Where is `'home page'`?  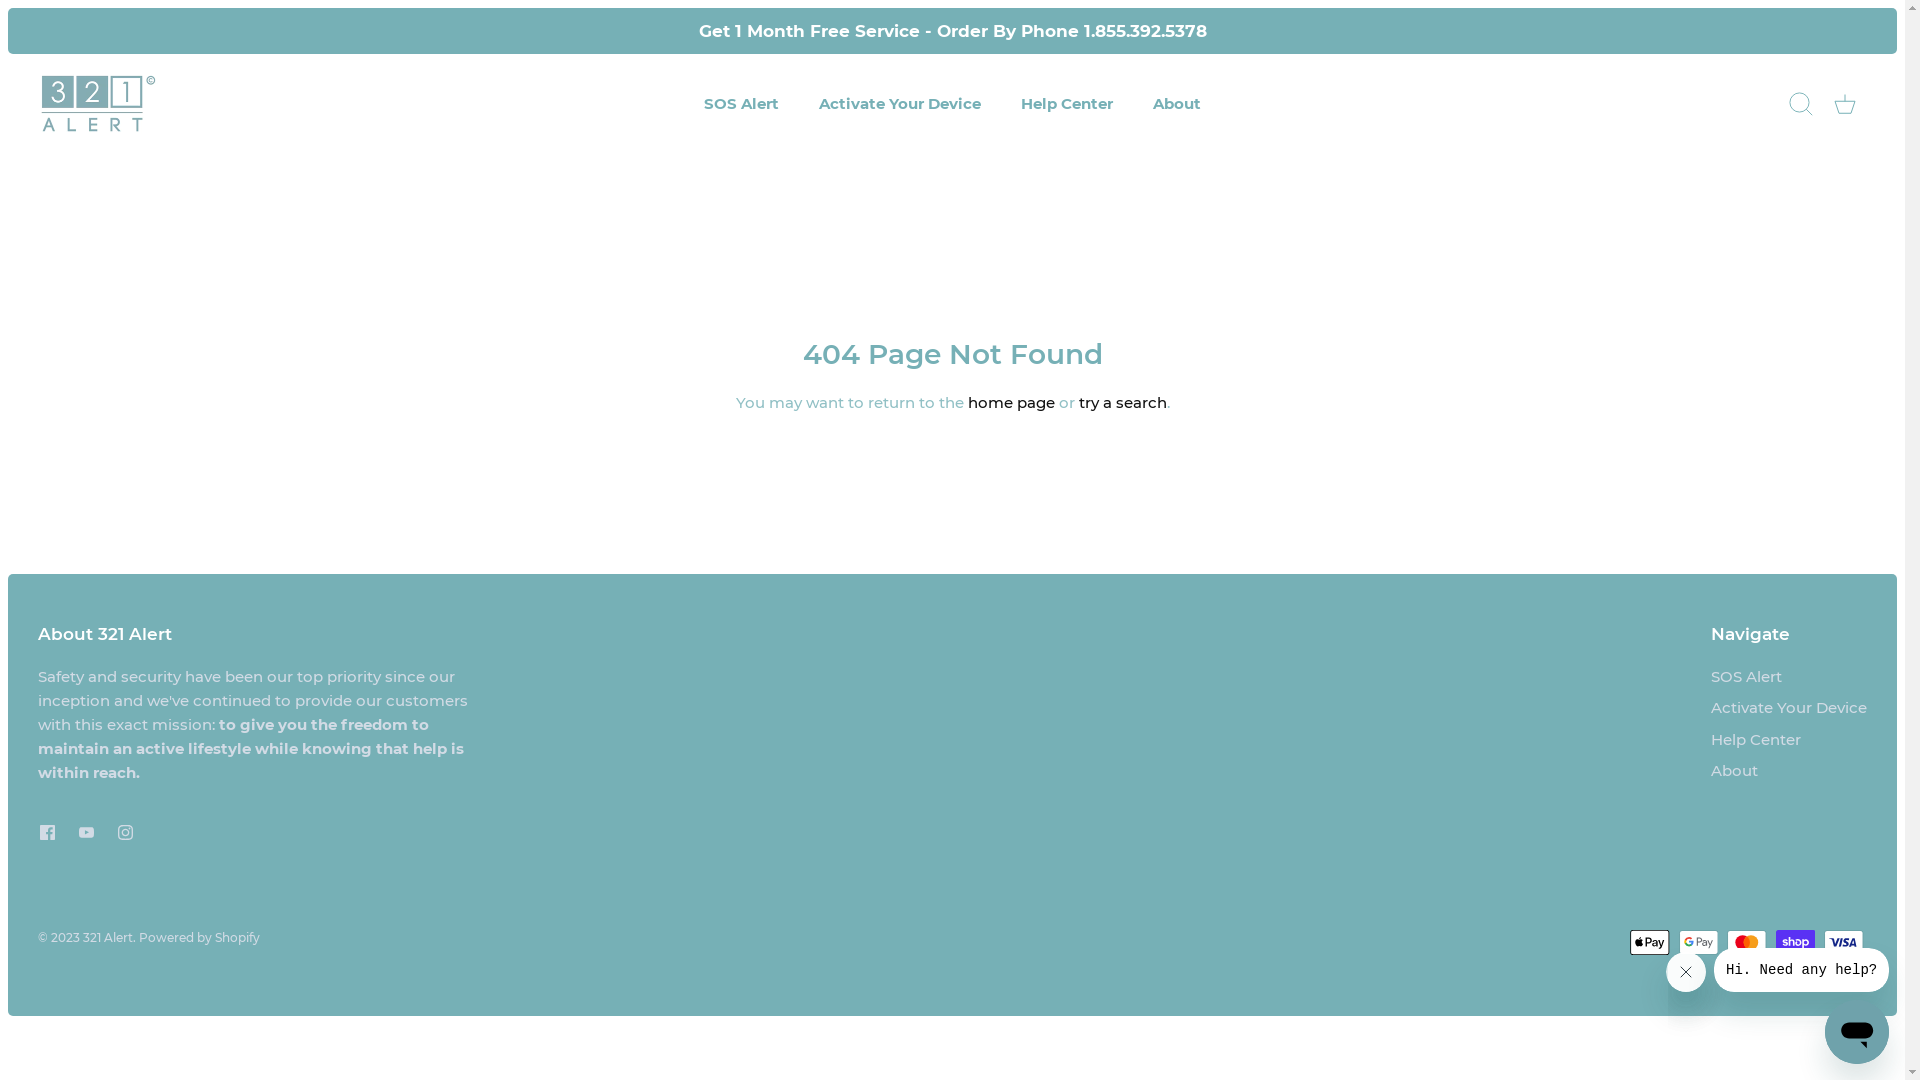 'home page' is located at coordinates (1011, 402).